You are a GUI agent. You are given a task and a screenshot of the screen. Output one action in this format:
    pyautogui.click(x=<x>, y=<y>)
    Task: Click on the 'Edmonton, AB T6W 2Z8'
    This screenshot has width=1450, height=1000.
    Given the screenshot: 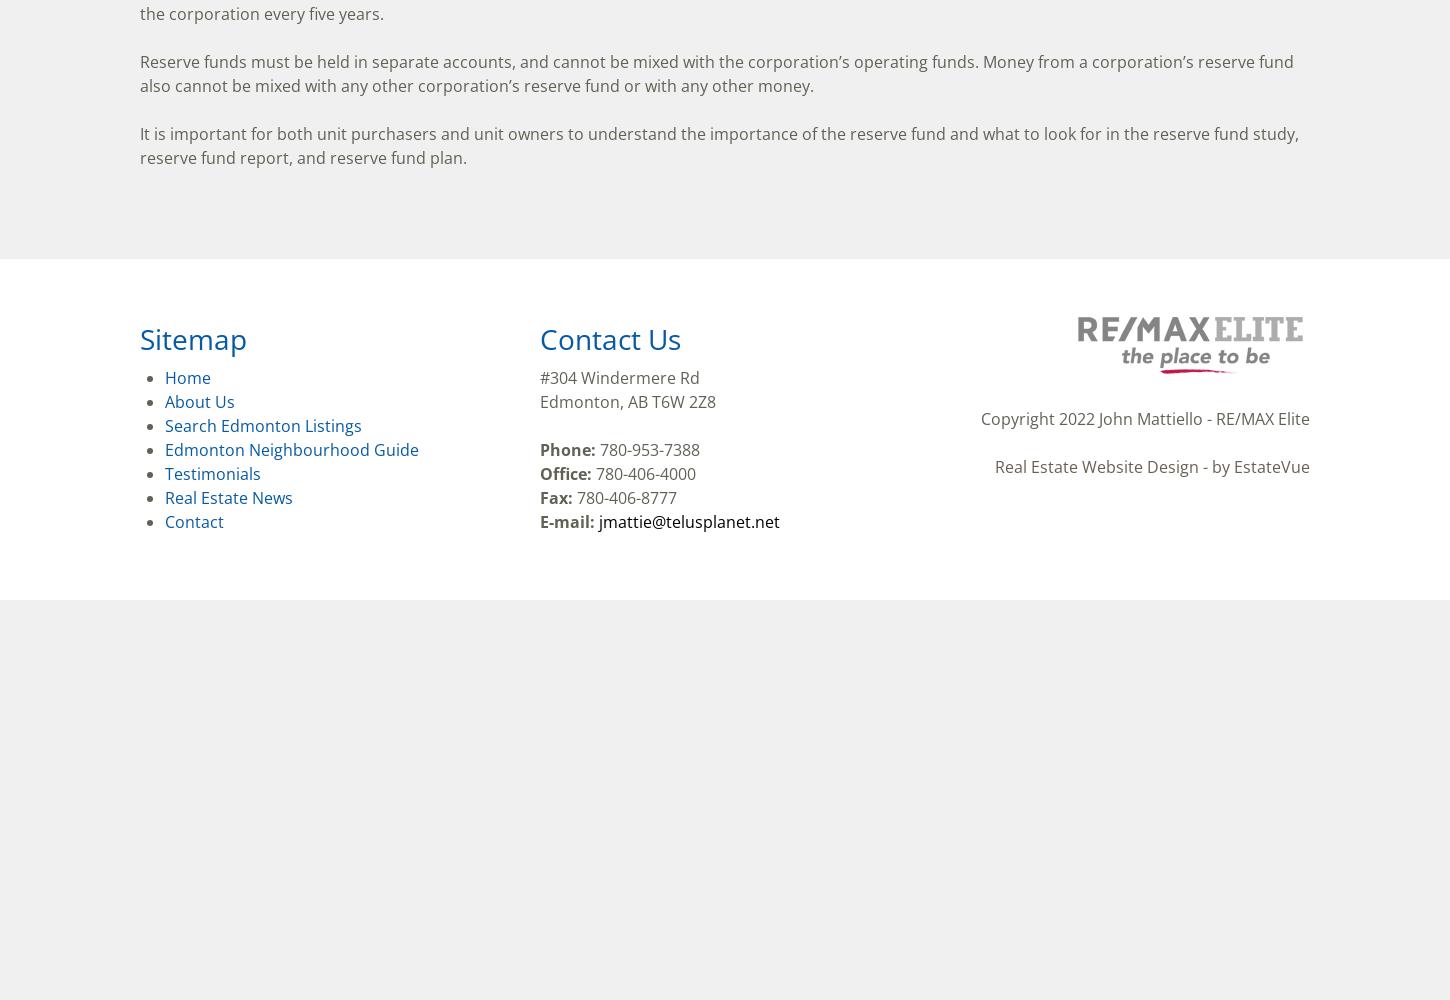 What is the action you would take?
    pyautogui.click(x=626, y=402)
    